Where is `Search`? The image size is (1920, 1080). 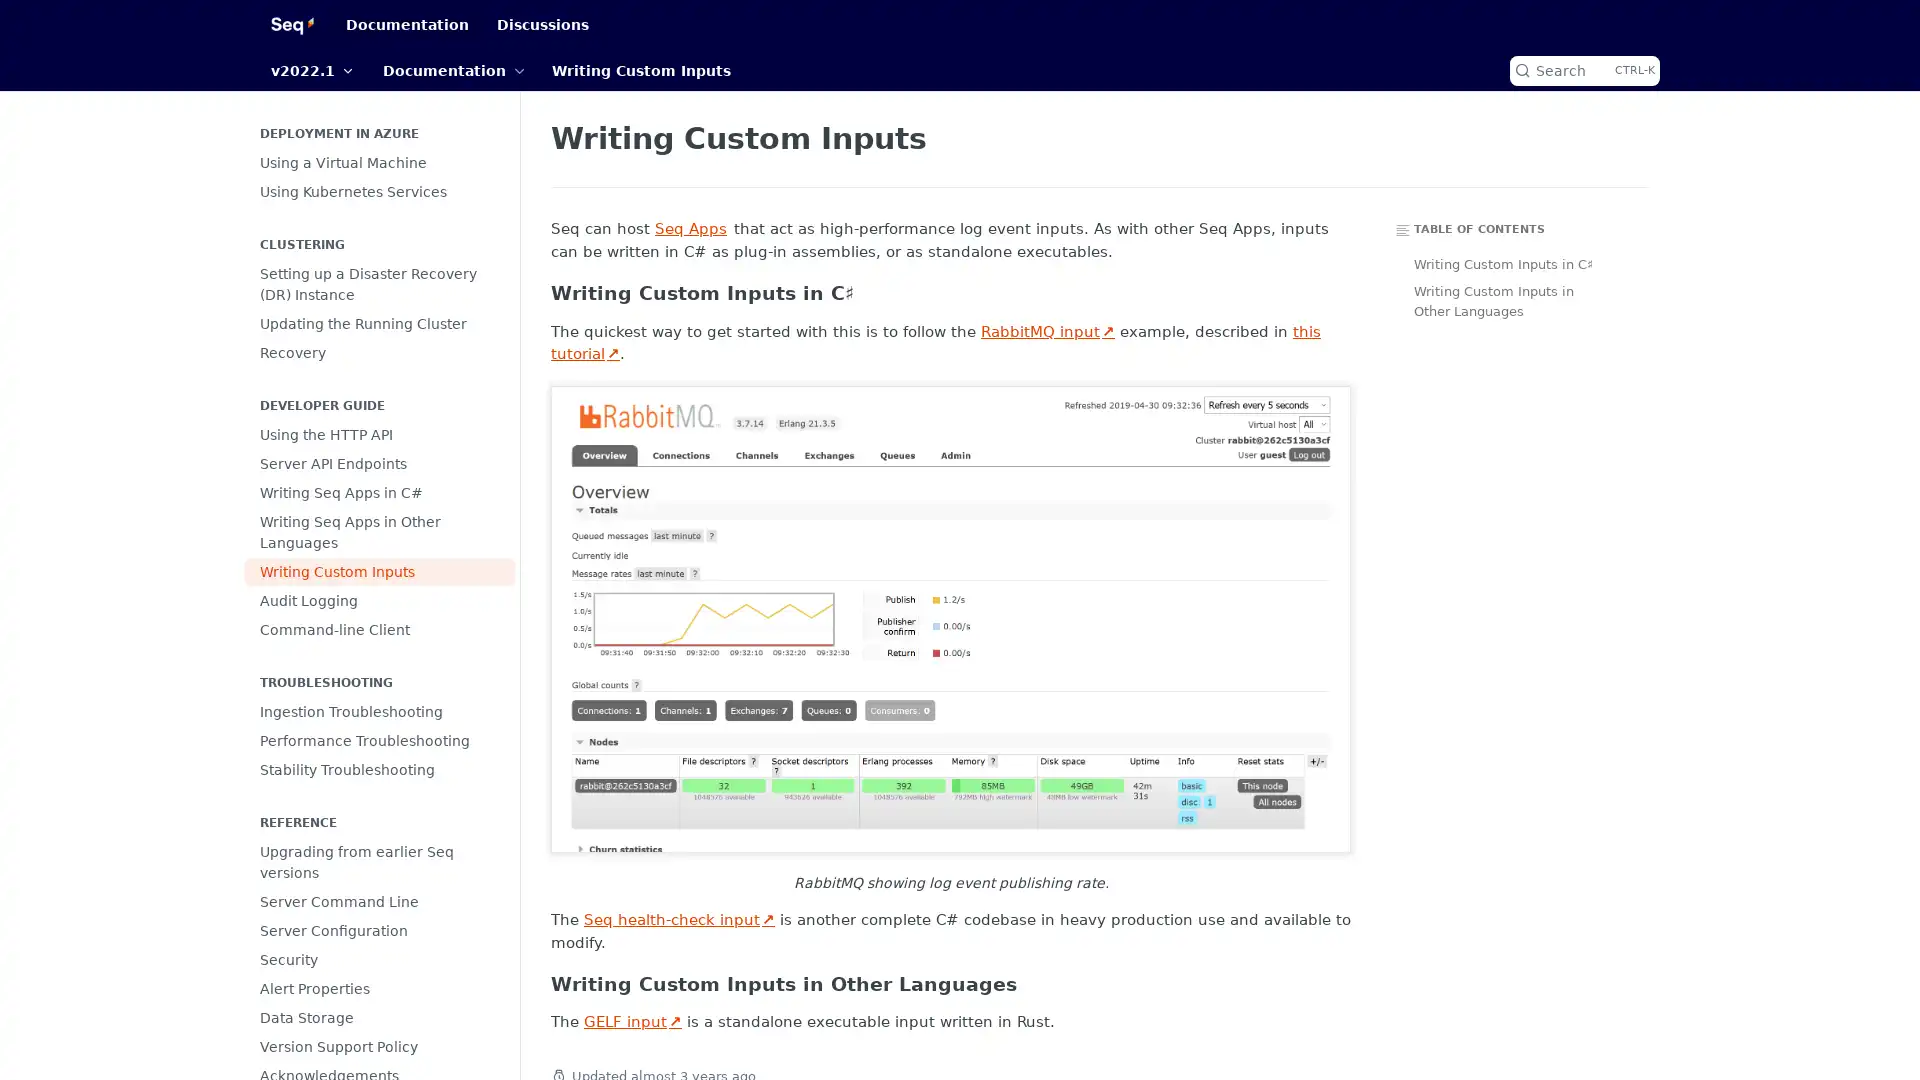 Search is located at coordinates (1583, 69).